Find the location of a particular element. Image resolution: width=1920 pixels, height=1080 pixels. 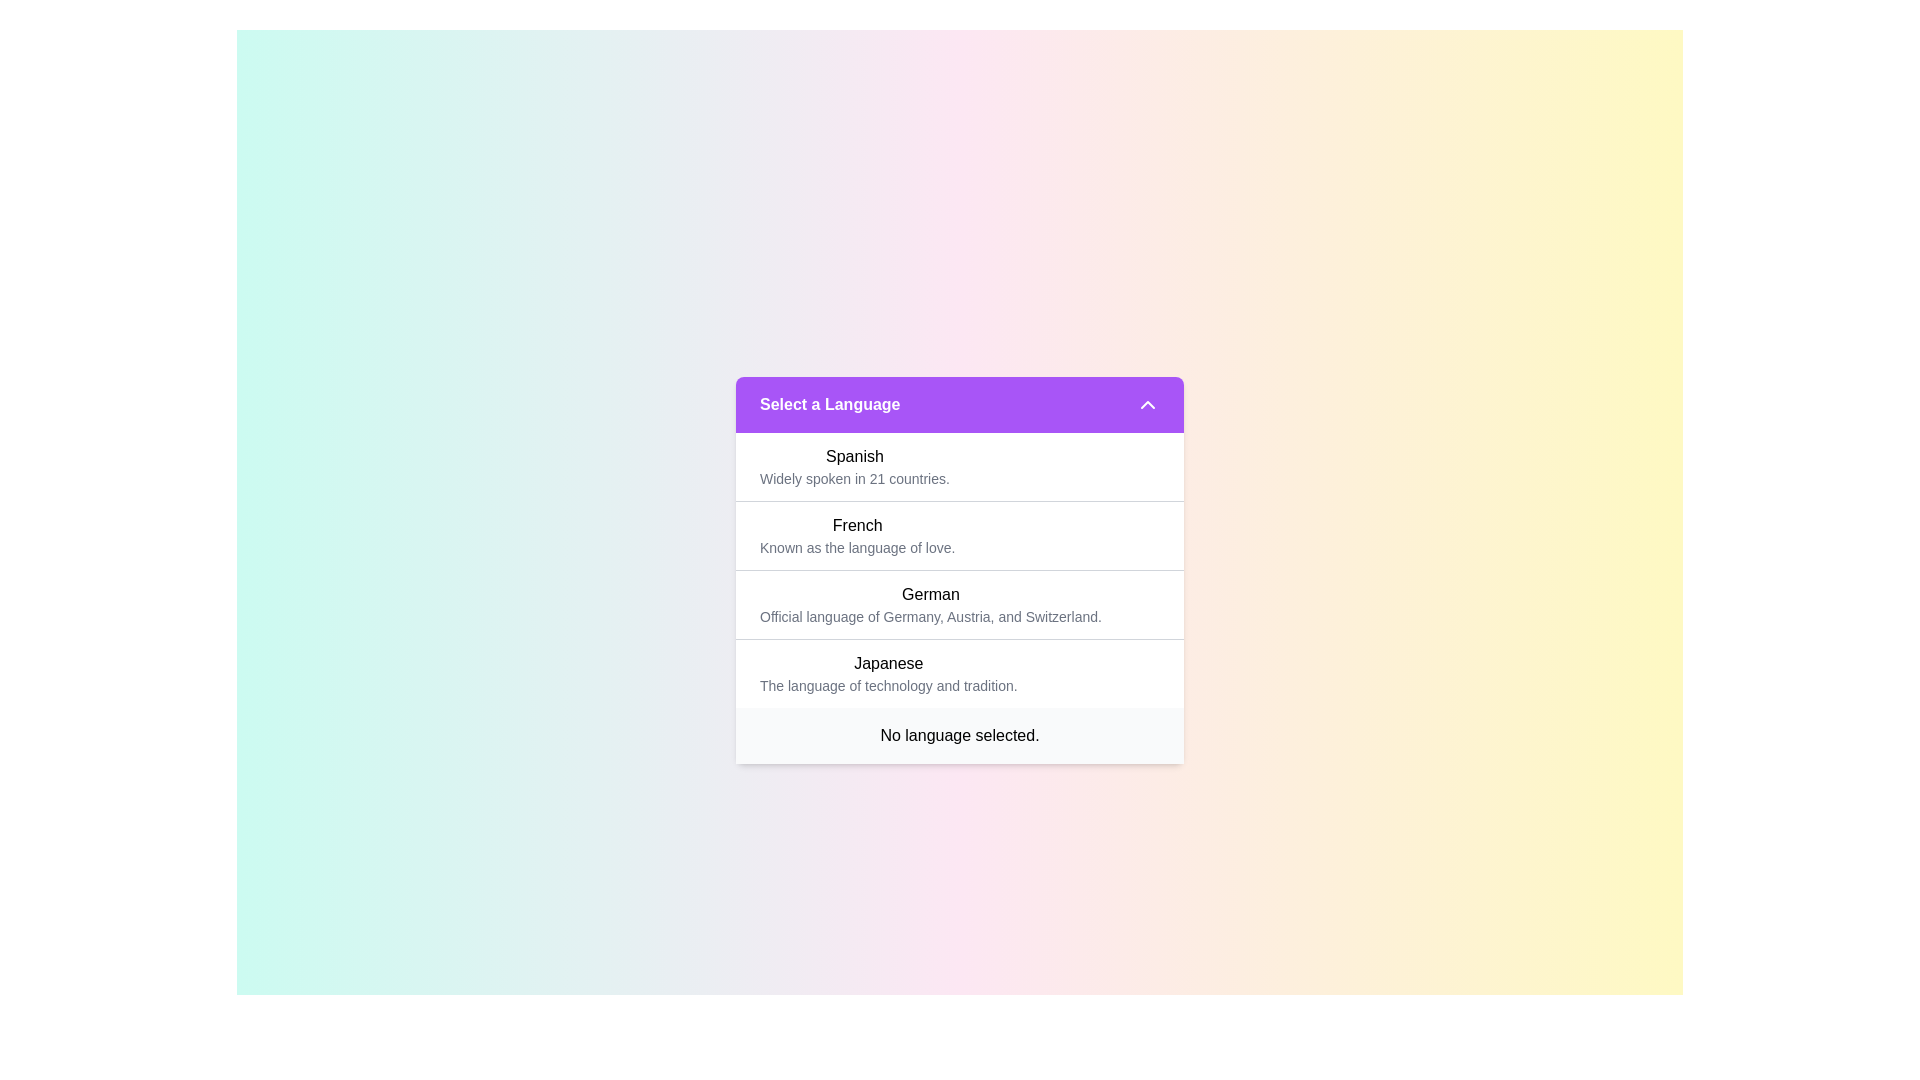

the text label element that reads 'Official language of Germany, Austria, and Switzerland.' located below the bold 'German' title in the language selection dropdown is located at coordinates (930, 615).